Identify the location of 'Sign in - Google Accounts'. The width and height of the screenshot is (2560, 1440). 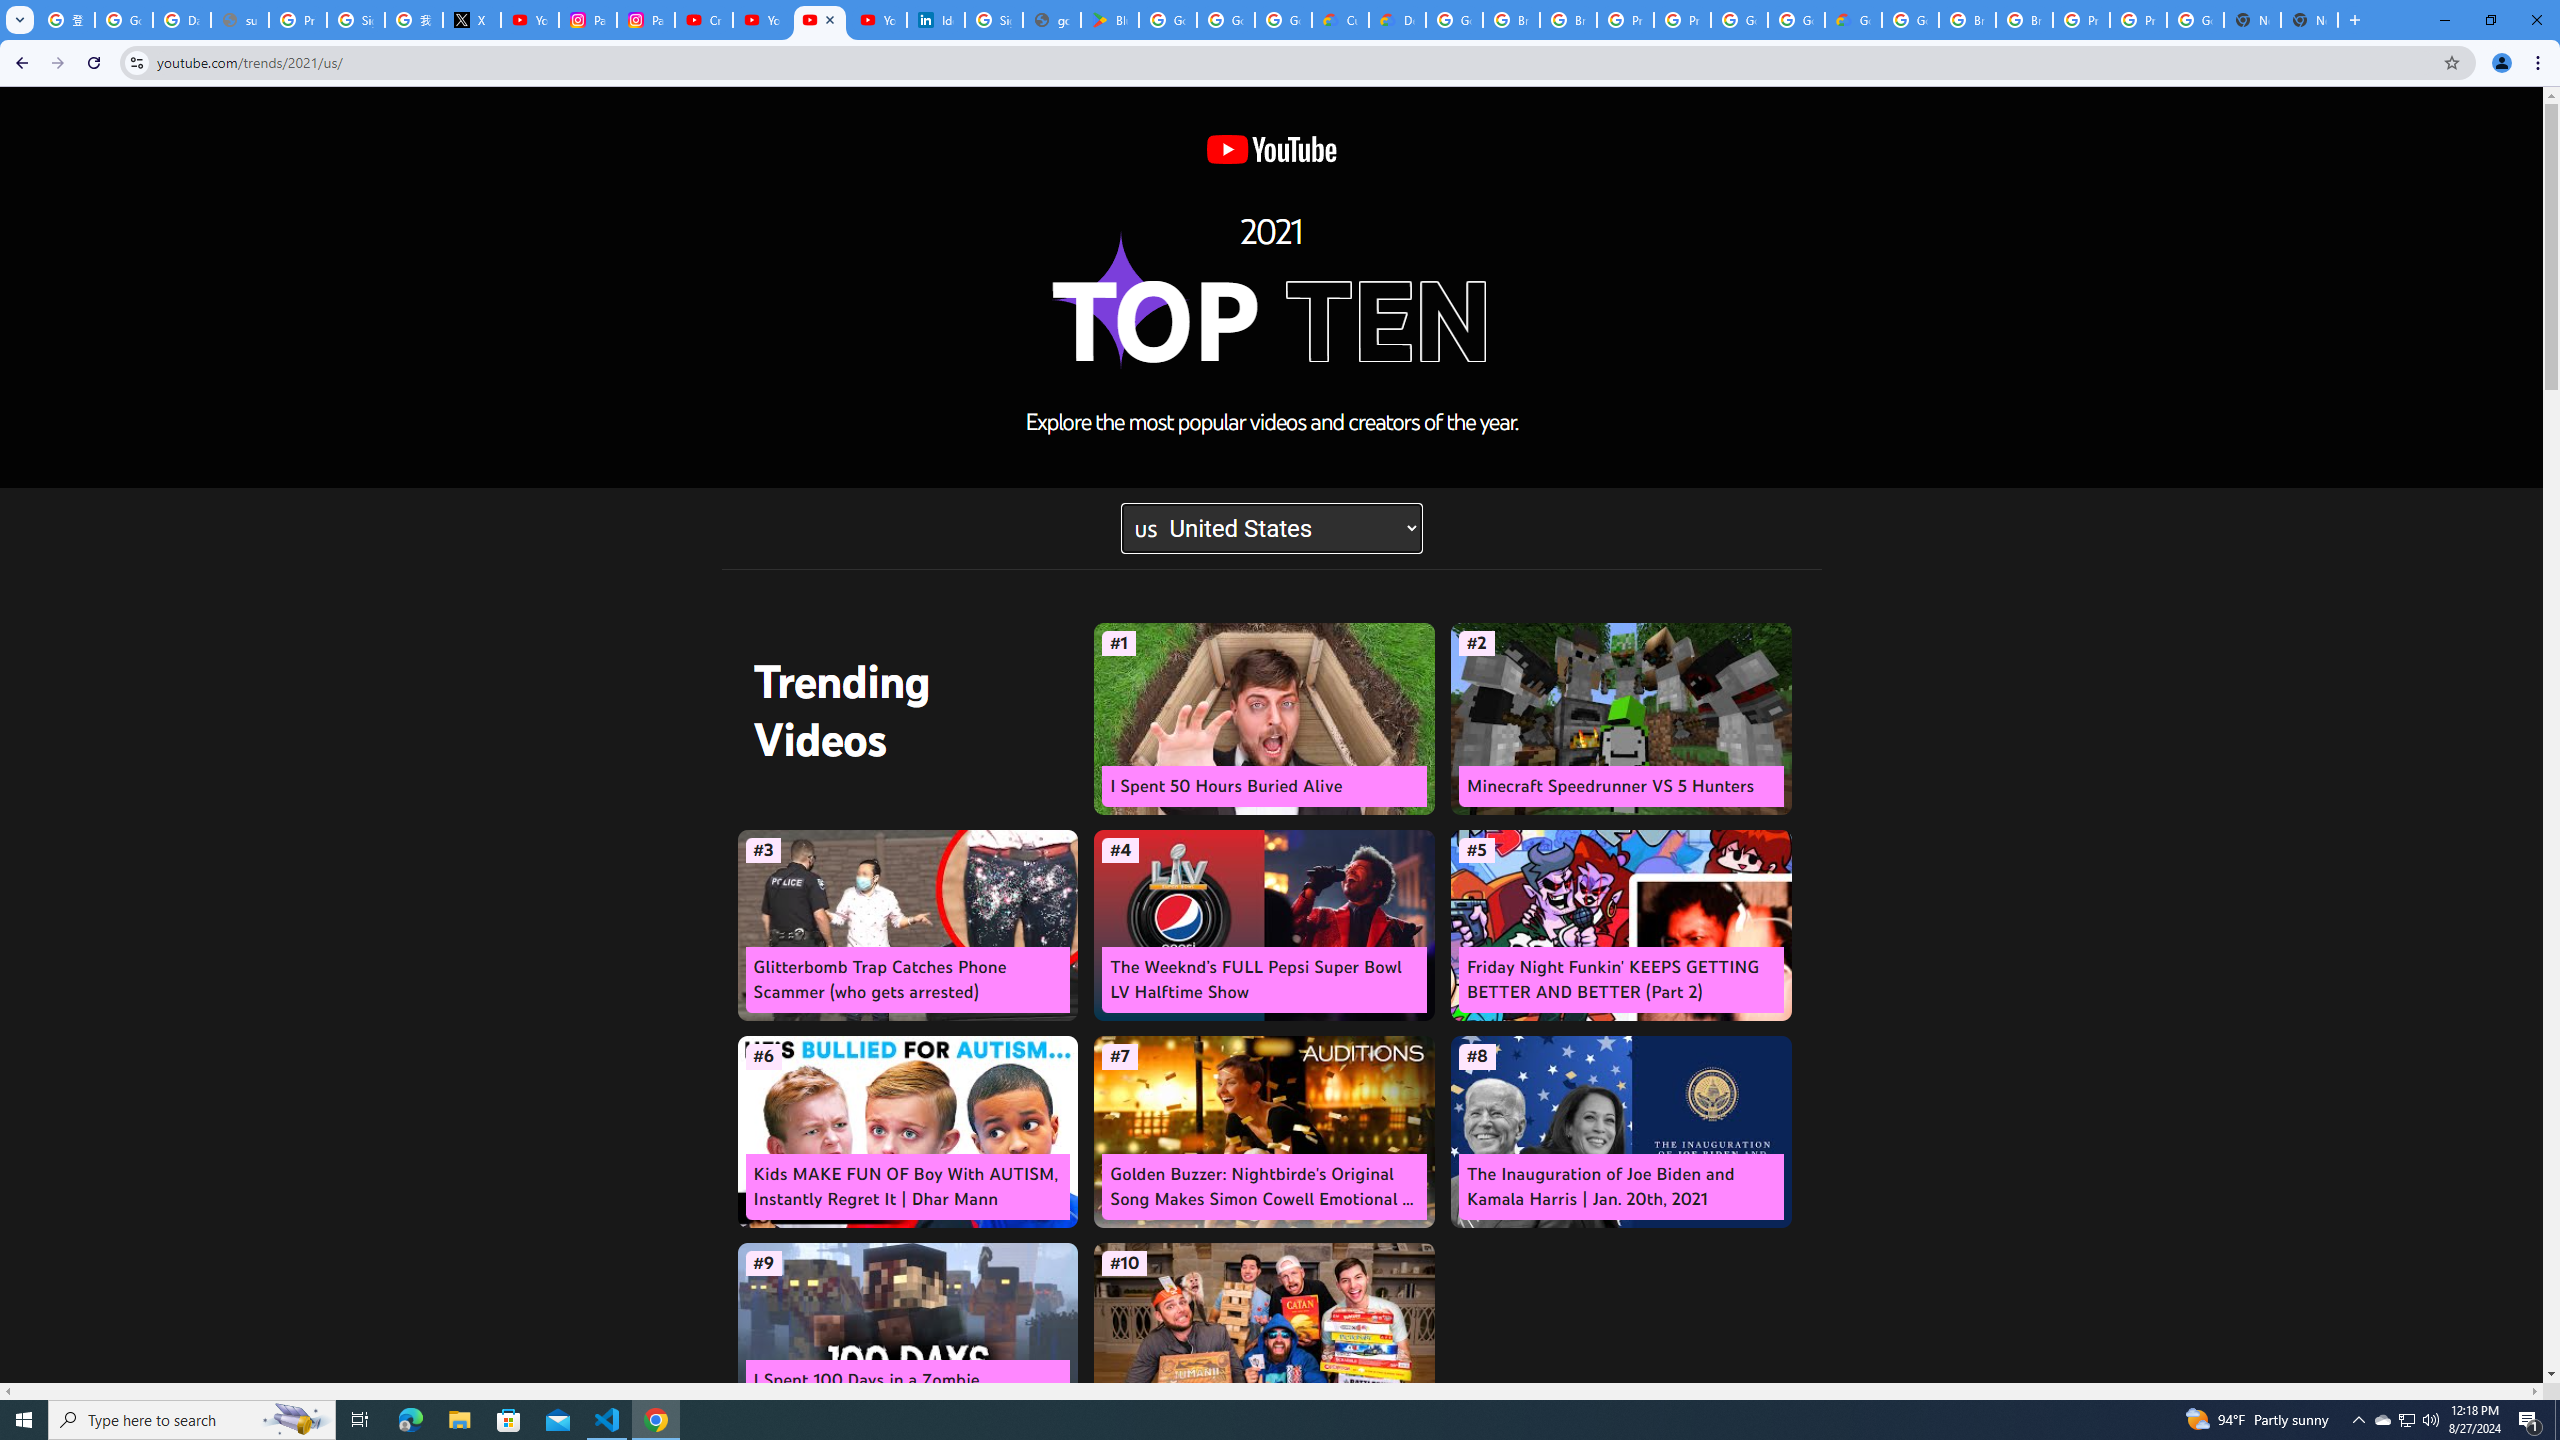
(354, 19).